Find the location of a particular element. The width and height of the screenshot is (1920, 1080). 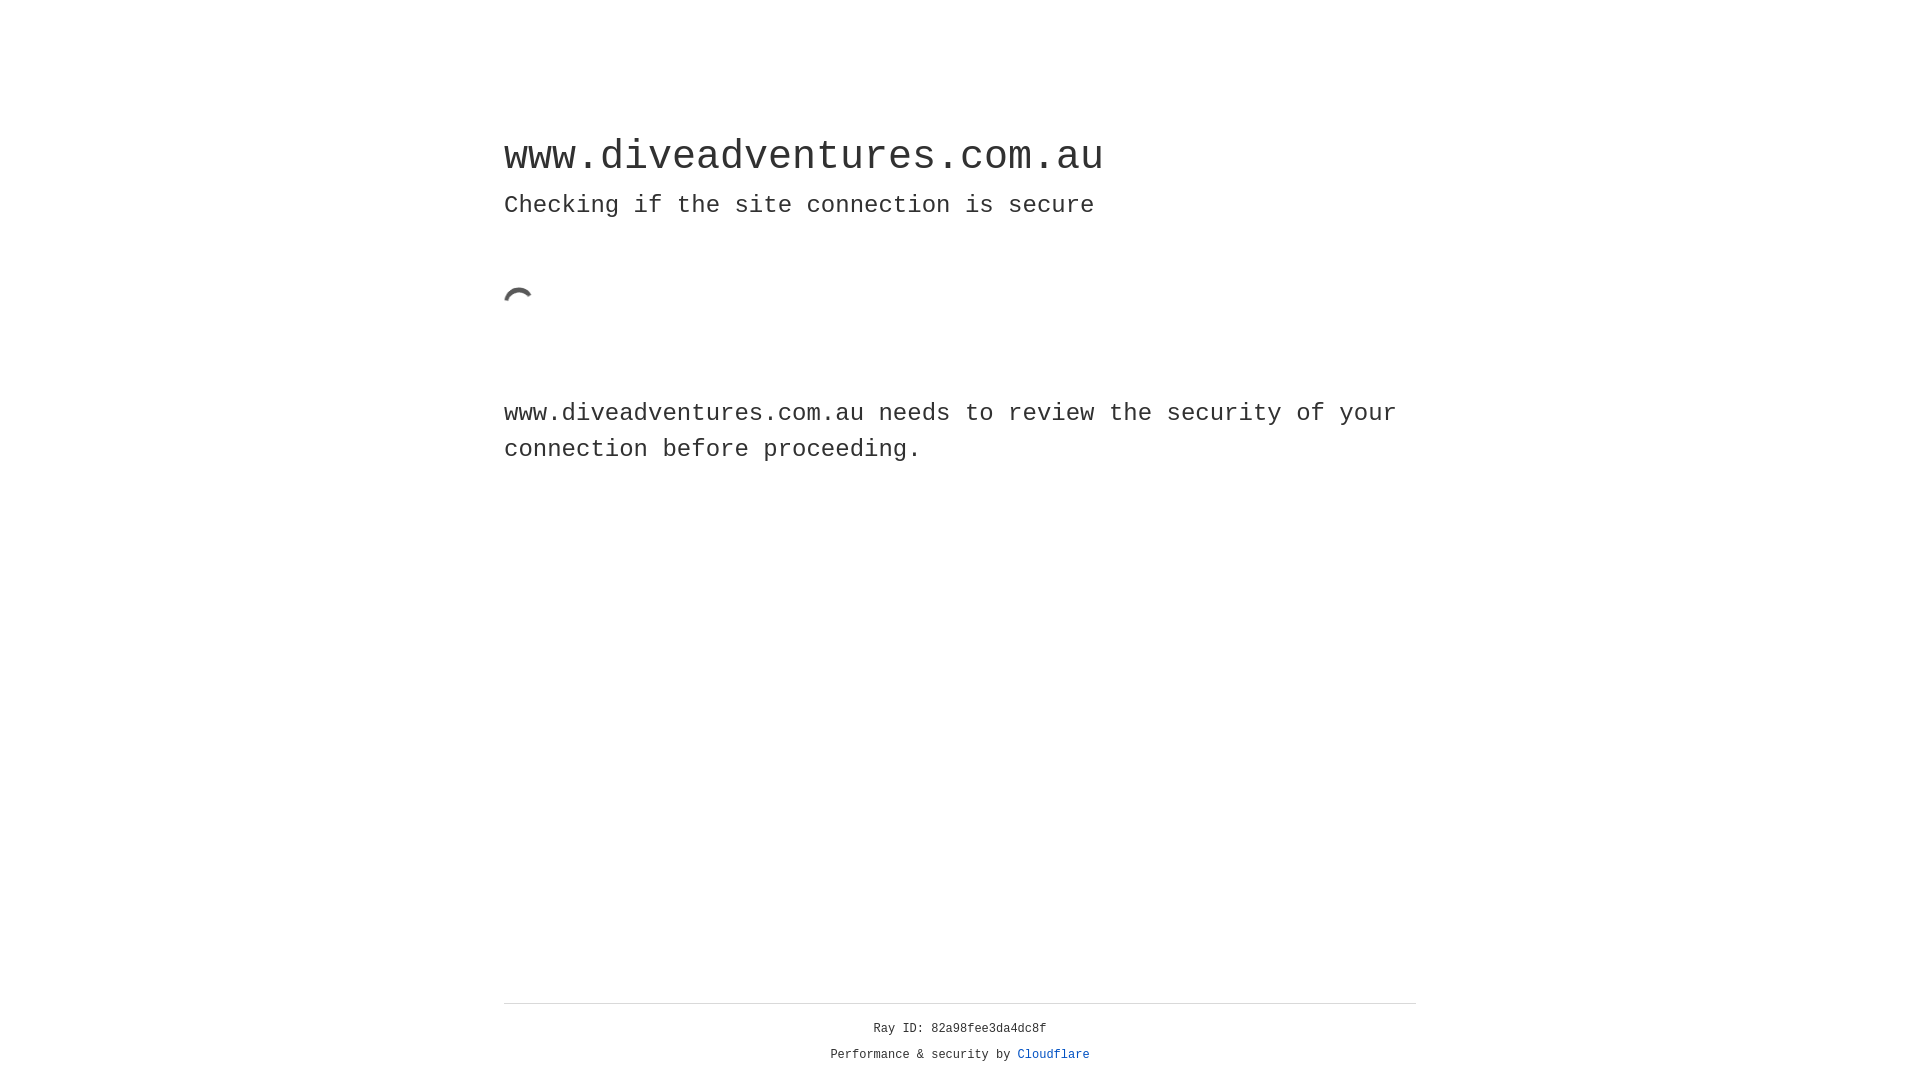

'Cloudflare' is located at coordinates (1017, 1054).